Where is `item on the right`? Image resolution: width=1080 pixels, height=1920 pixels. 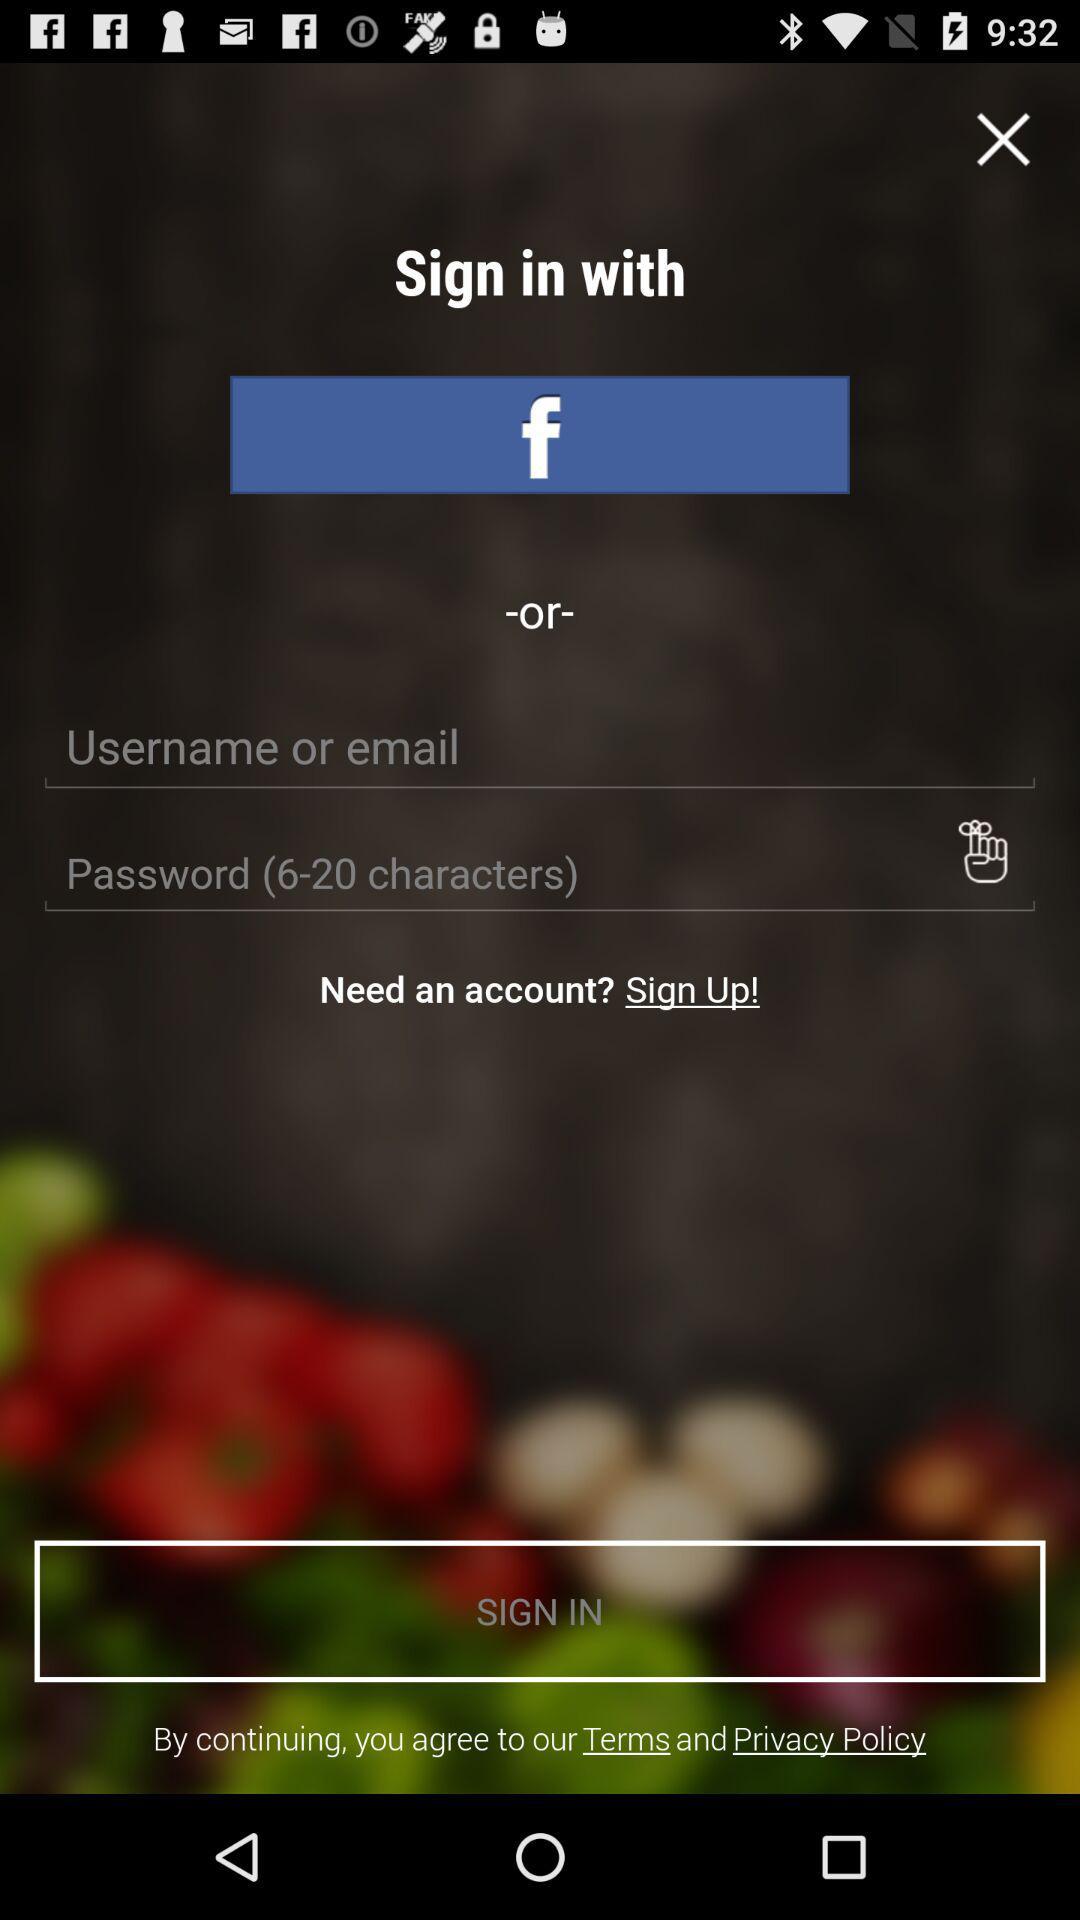 item on the right is located at coordinates (981, 851).